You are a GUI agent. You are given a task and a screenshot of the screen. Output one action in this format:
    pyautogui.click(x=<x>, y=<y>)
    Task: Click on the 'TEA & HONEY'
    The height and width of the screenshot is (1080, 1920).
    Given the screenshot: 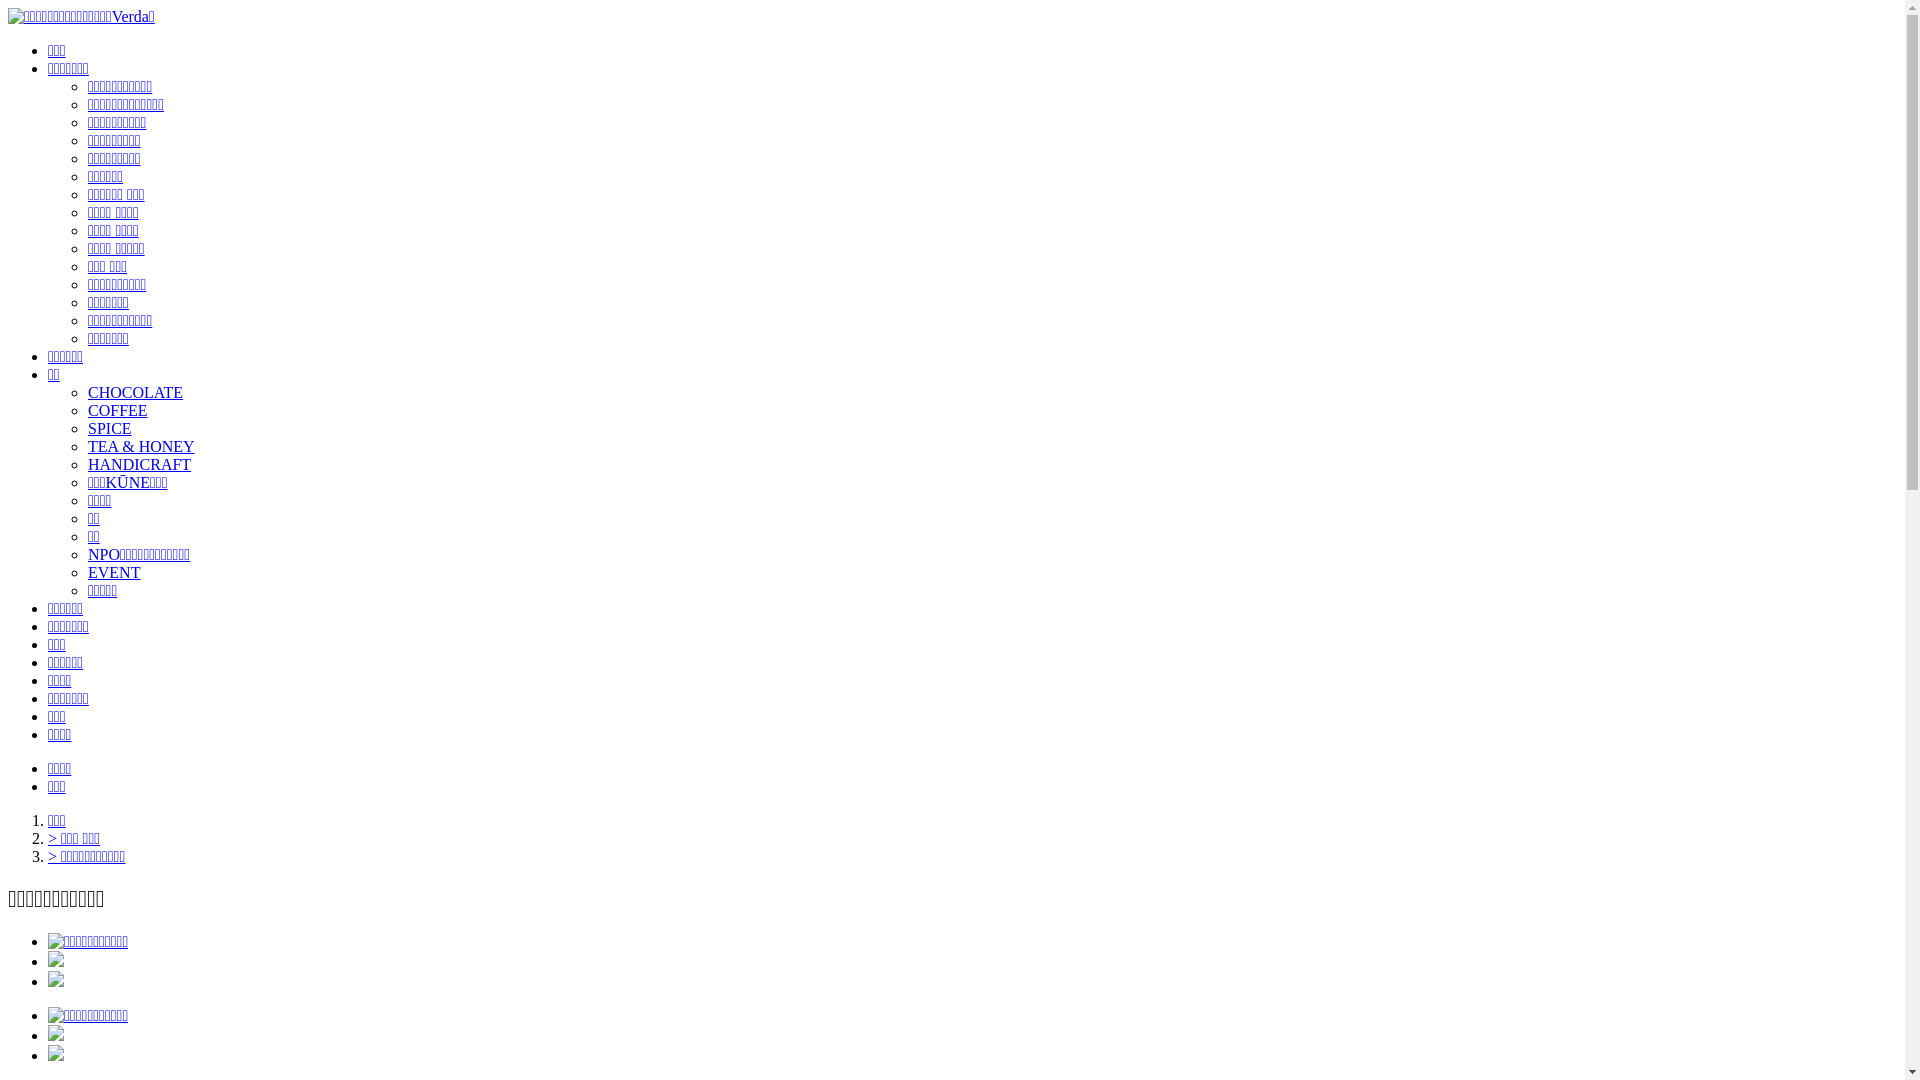 What is the action you would take?
    pyautogui.click(x=86, y=445)
    